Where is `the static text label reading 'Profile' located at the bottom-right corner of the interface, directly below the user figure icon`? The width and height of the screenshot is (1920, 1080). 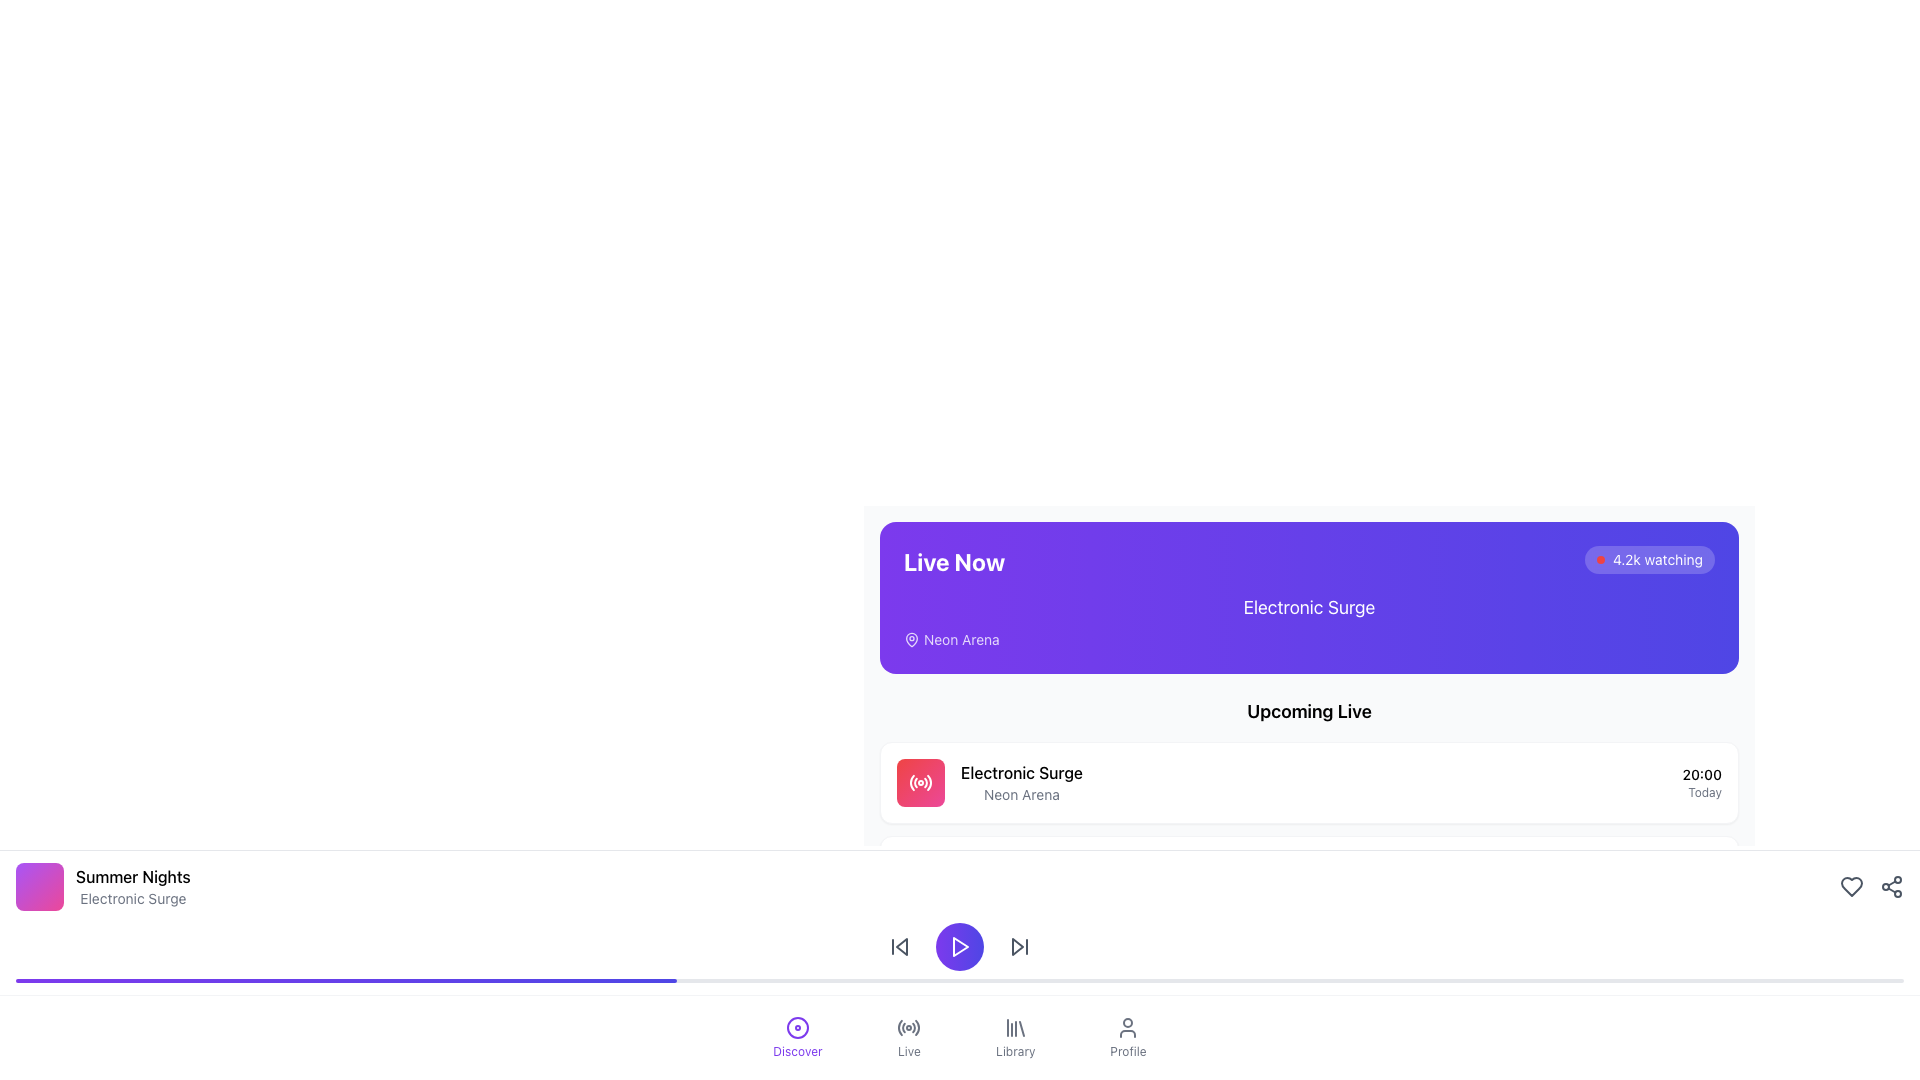 the static text label reading 'Profile' located at the bottom-right corner of the interface, directly below the user figure icon is located at coordinates (1128, 1051).